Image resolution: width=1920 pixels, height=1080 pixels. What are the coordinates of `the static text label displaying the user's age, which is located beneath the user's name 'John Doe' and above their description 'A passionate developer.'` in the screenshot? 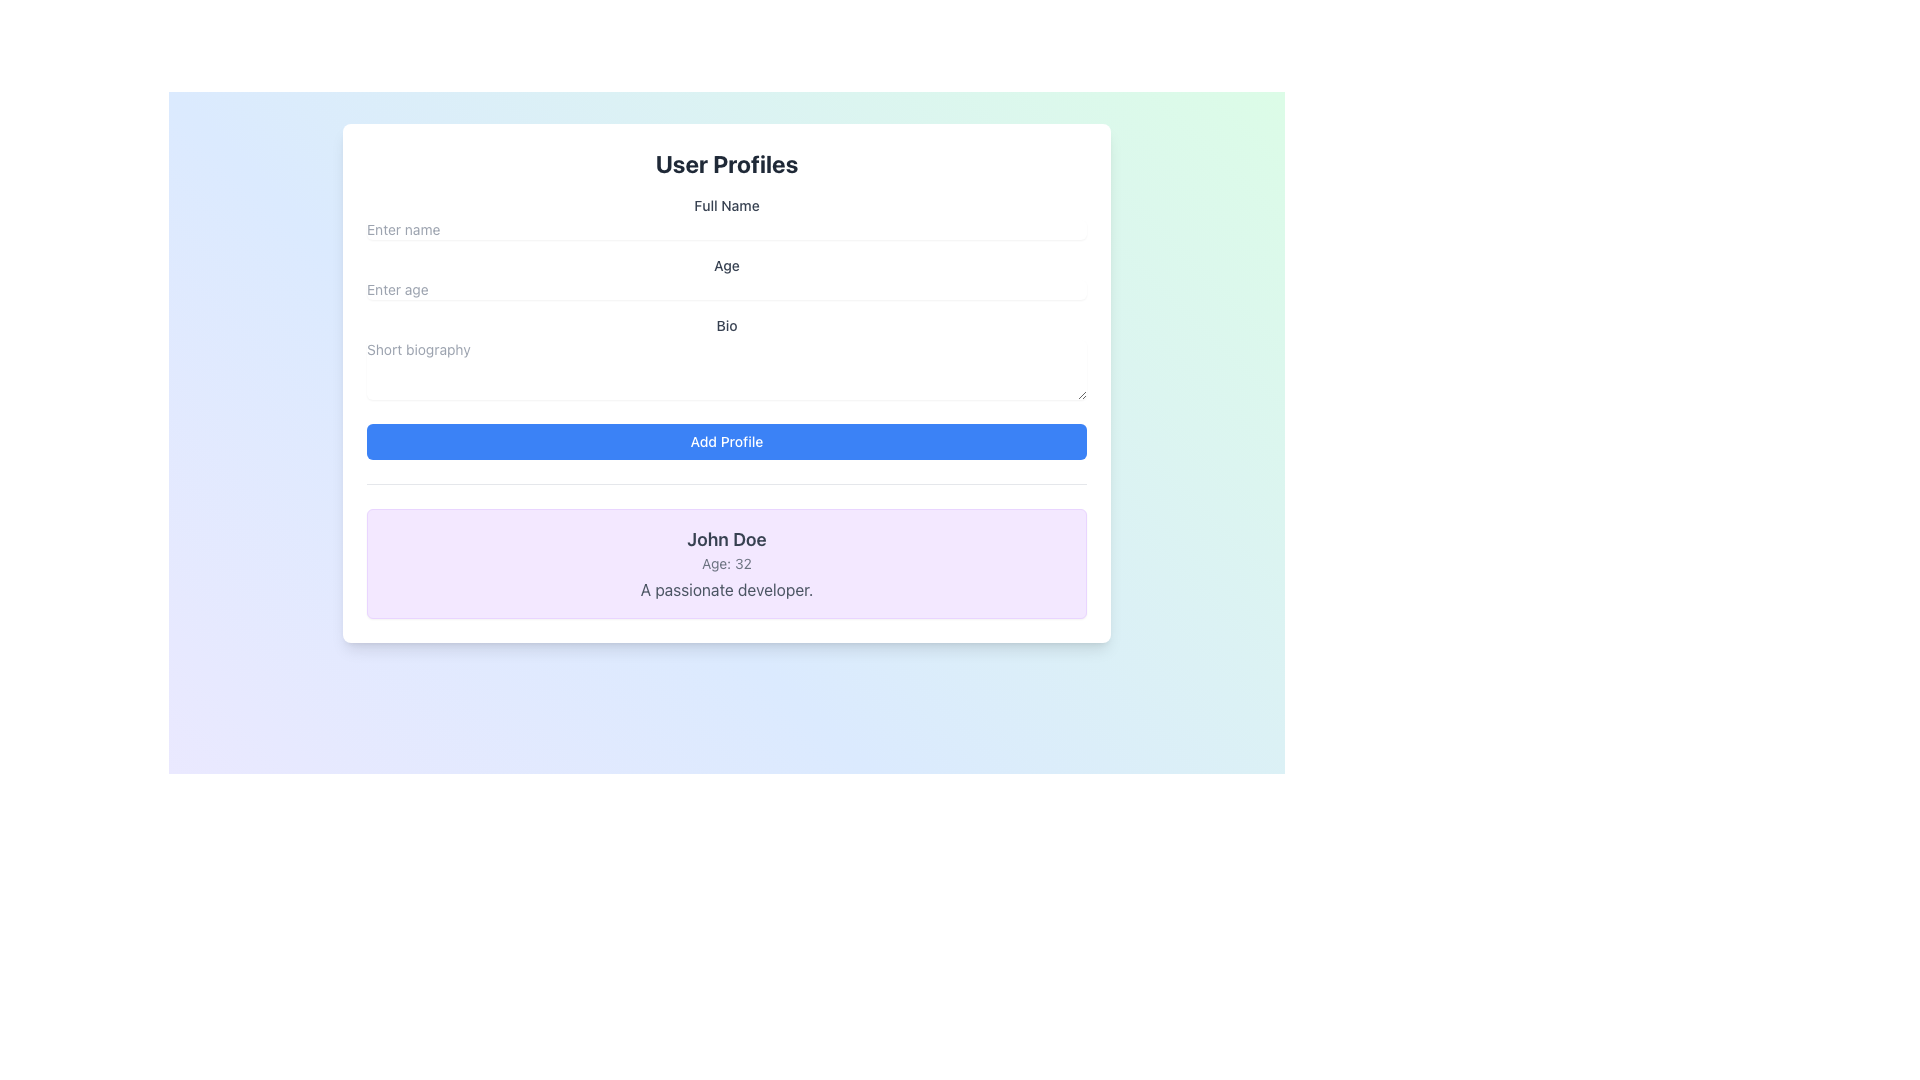 It's located at (725, 563).